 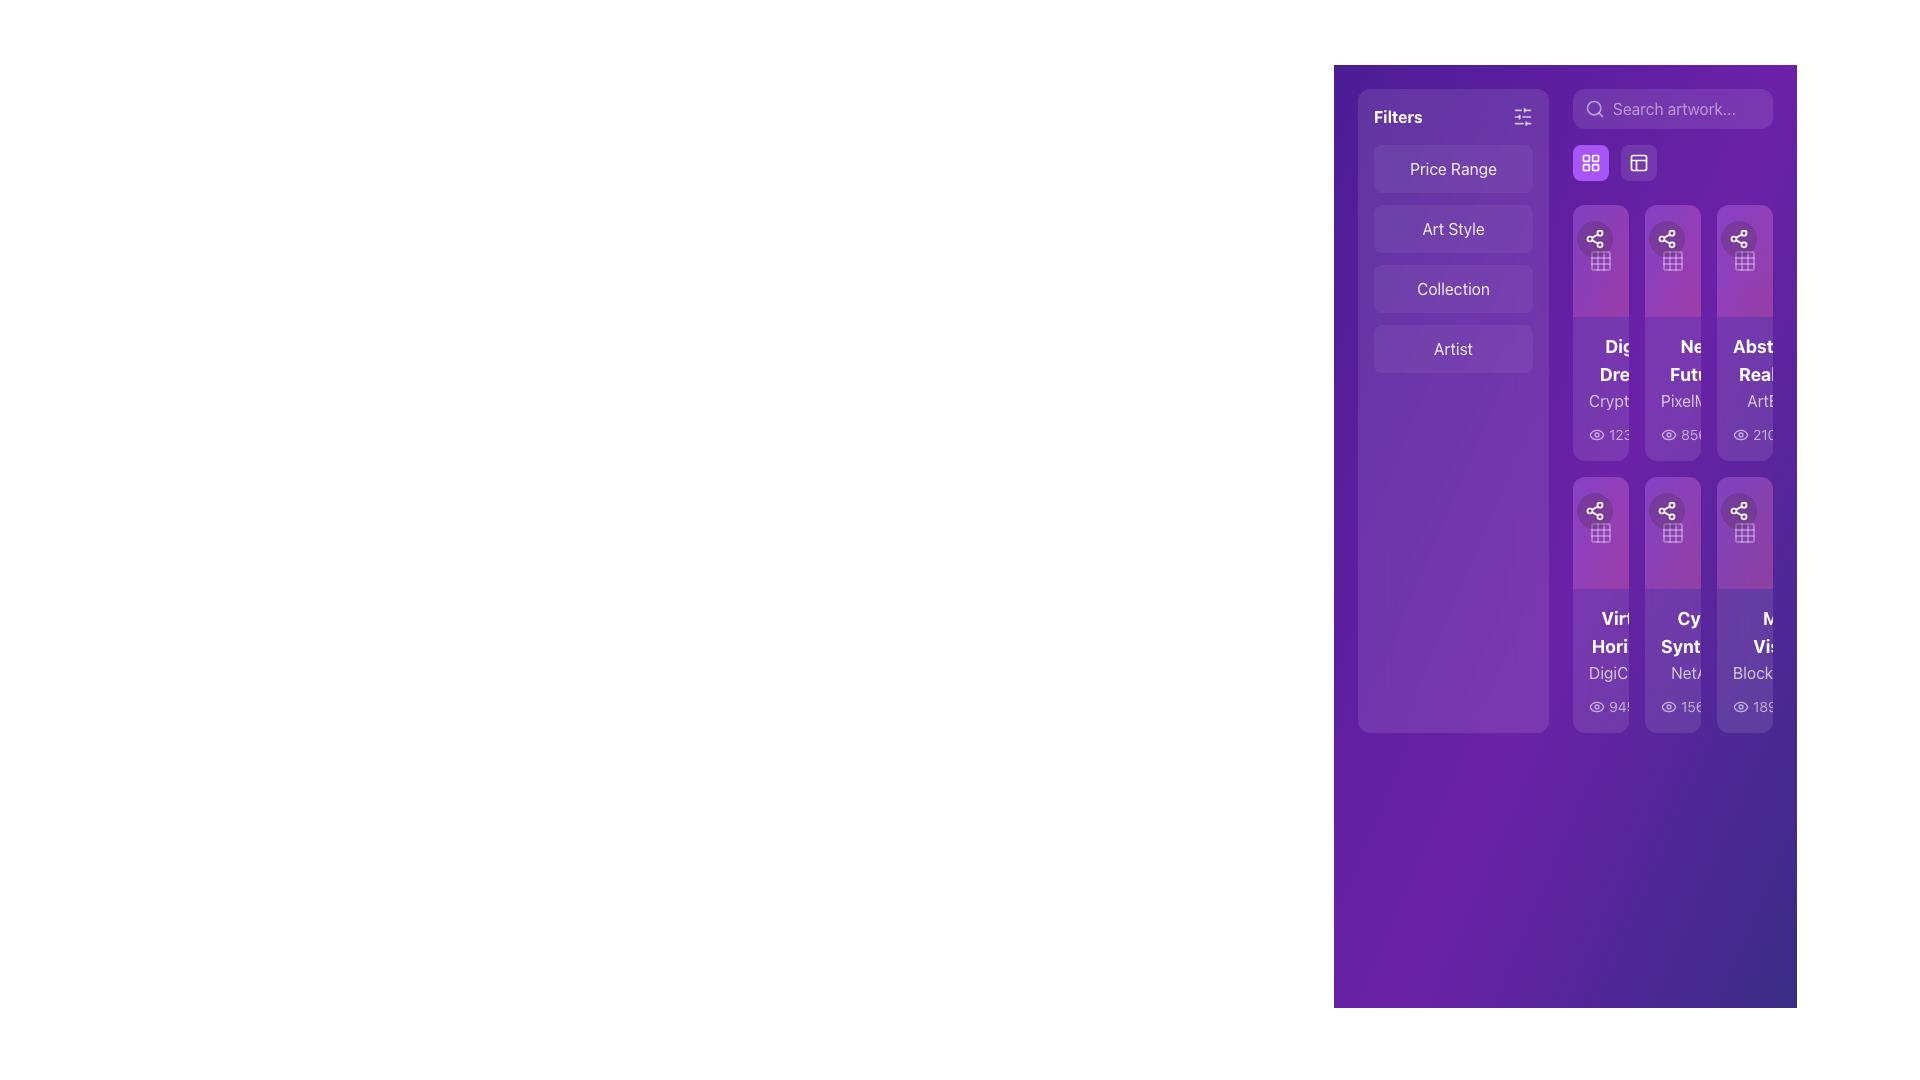 I want to click on the informative circle icon button located to the far right of the numerical value, so click(x=1750, y=434).